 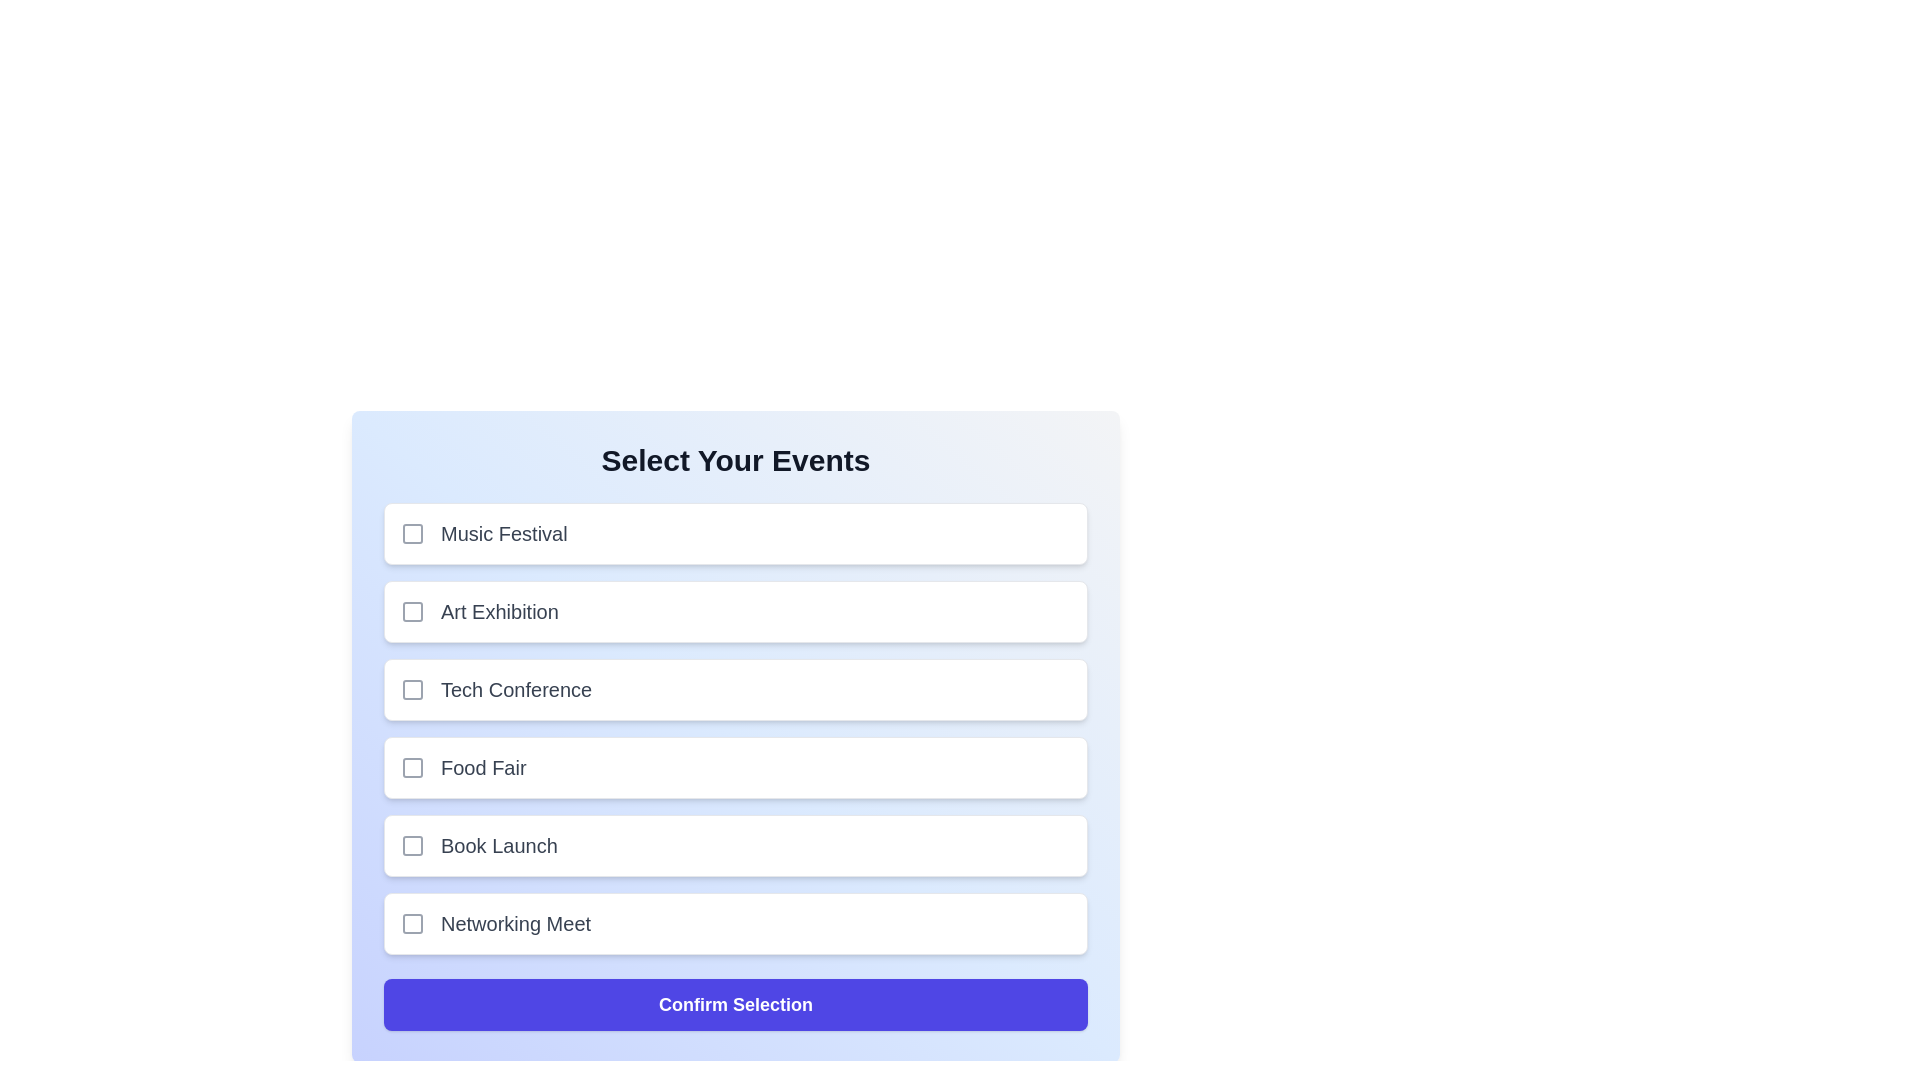 I want to click on the event Music Festival to observe the hover effect, so click(x=734, y=532).